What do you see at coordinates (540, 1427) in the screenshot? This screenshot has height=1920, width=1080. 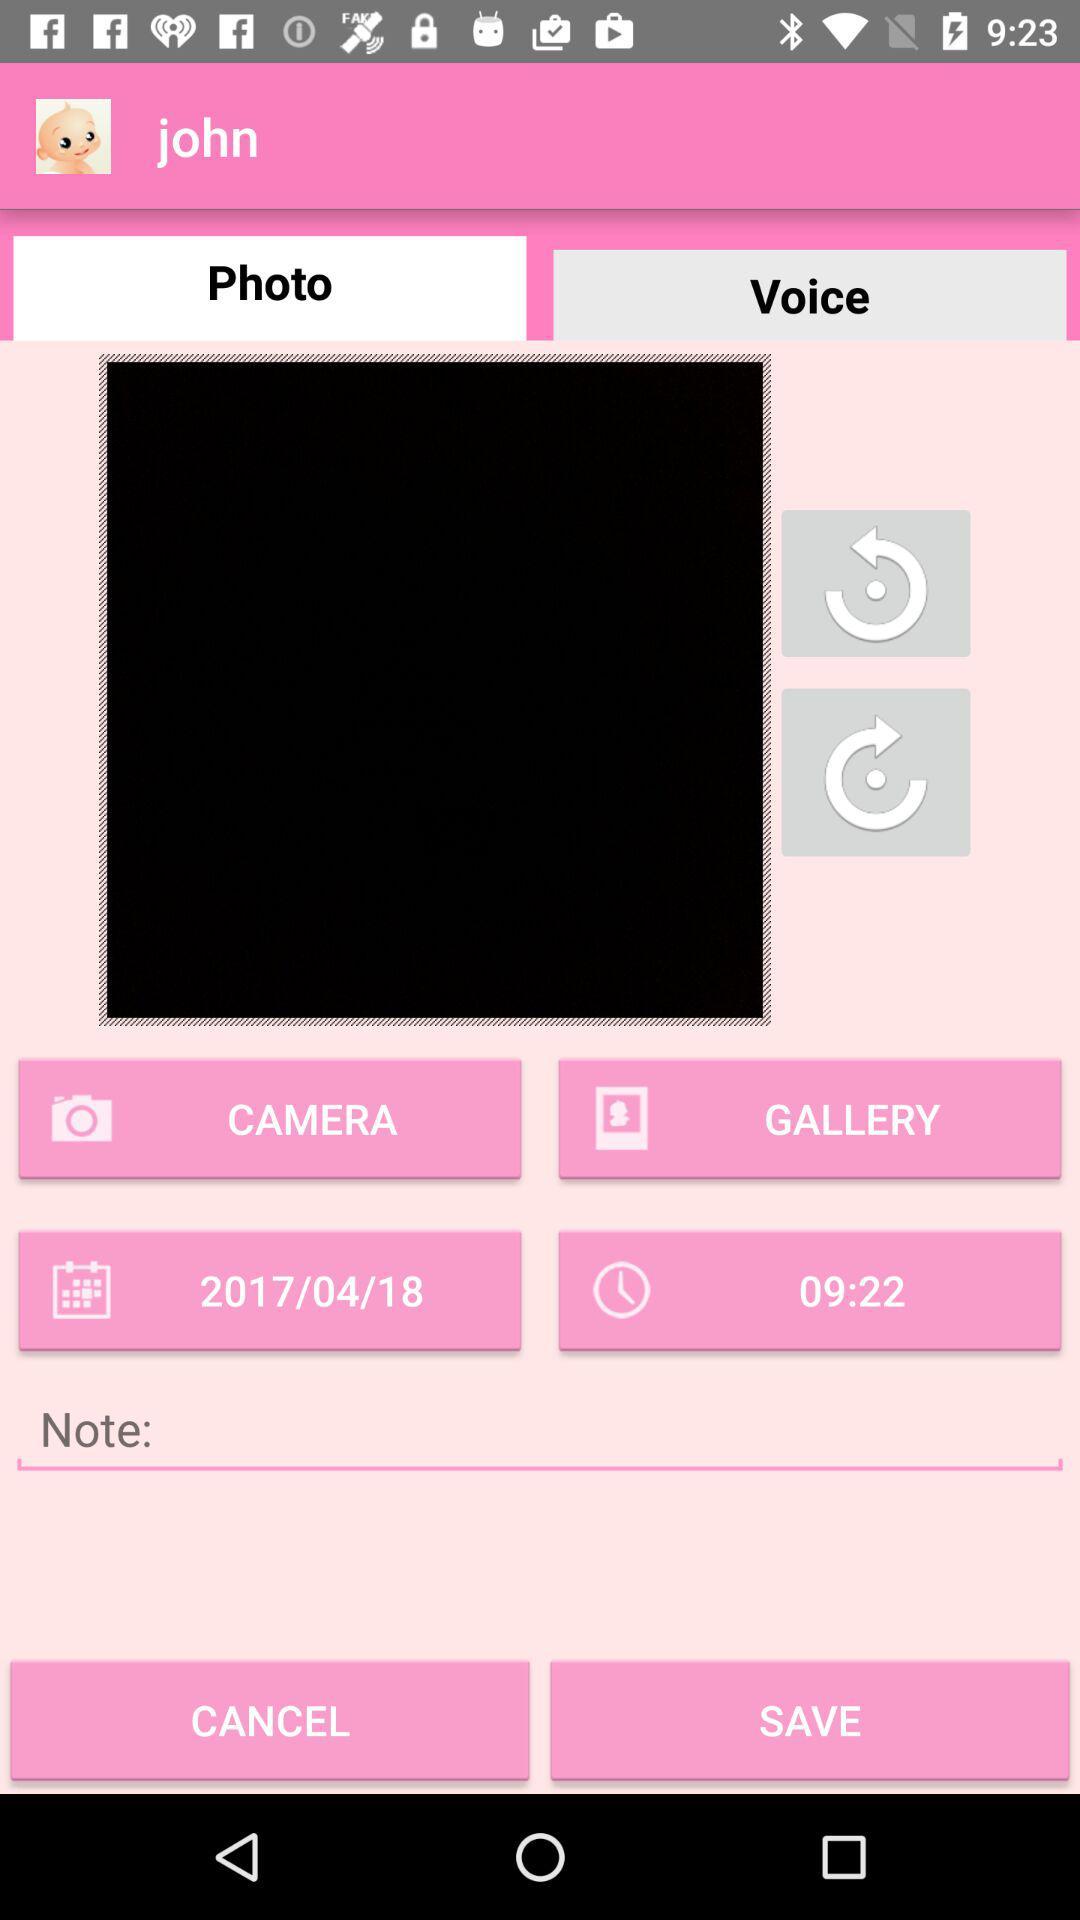 I see `note text` at bounding box center [540, 1427].